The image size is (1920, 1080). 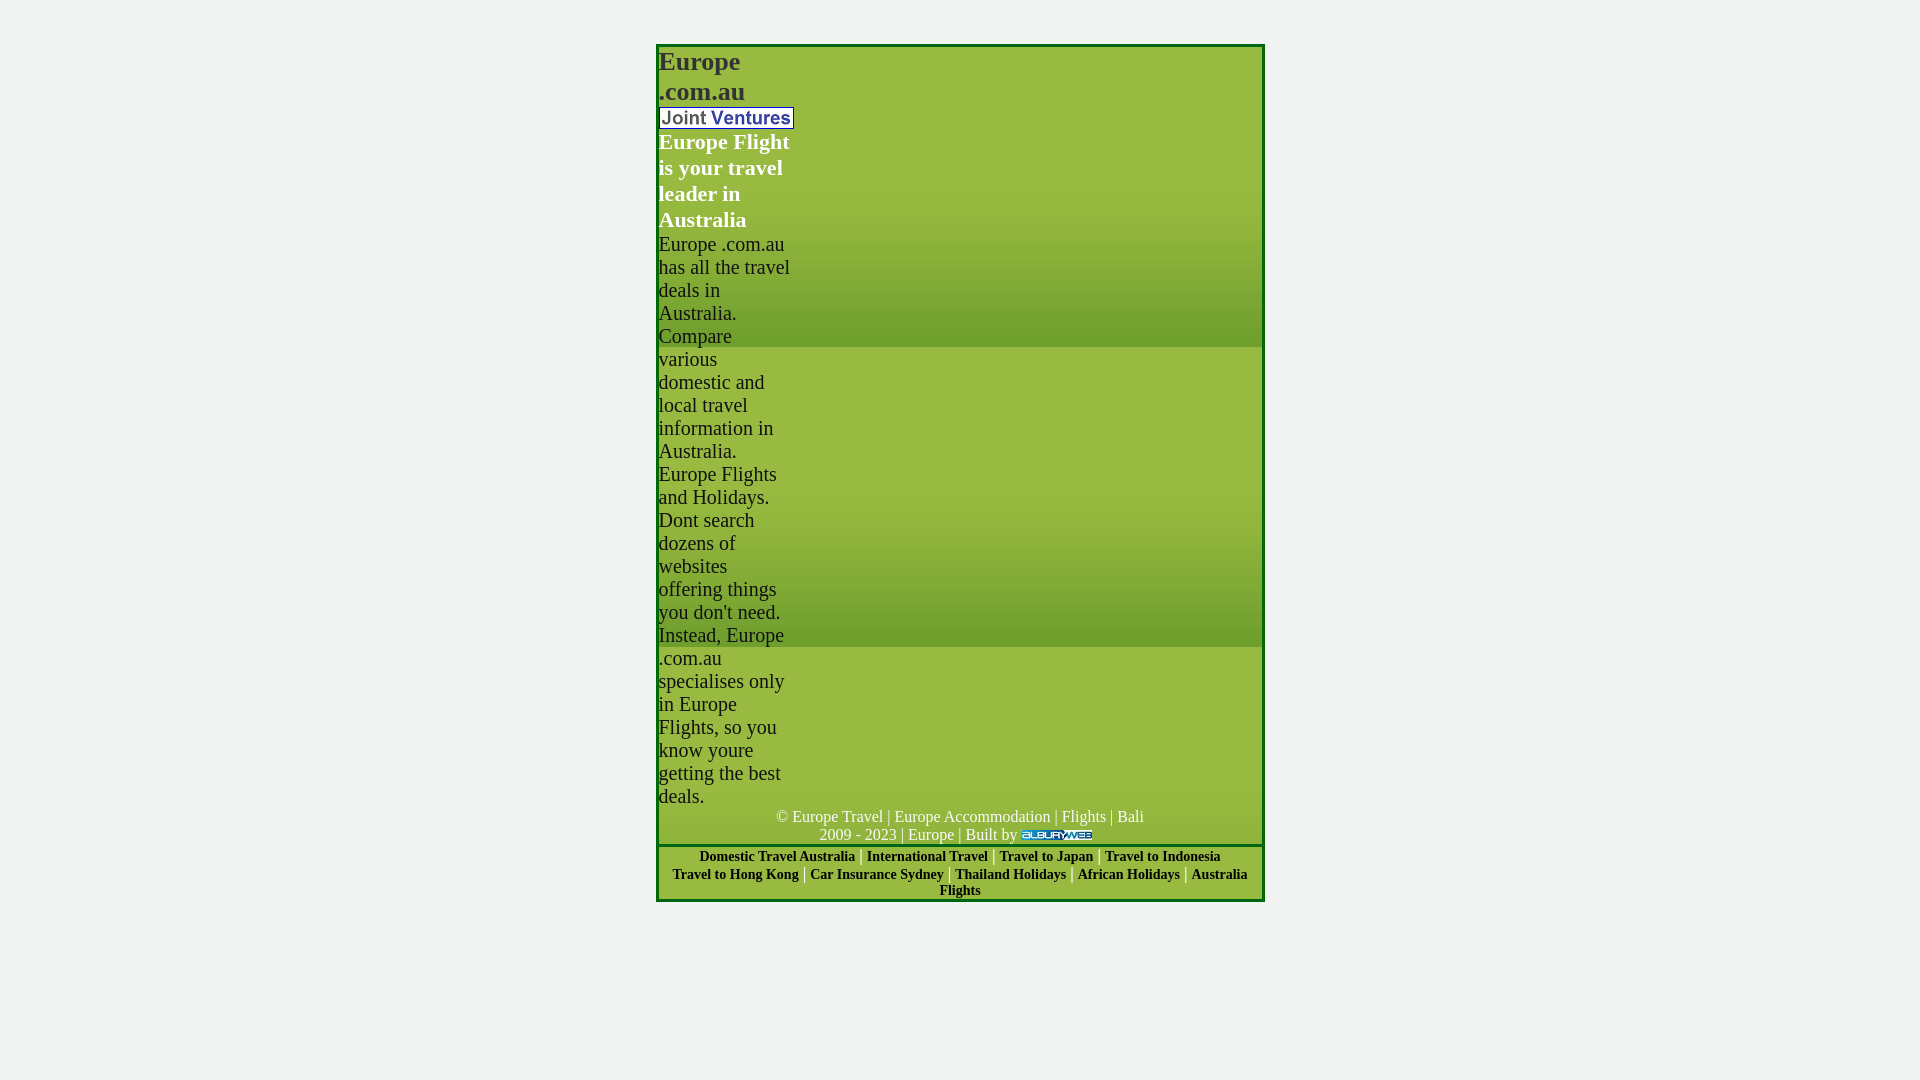 I want to click on 'Travel to Japan', so click(x=999, y=855).